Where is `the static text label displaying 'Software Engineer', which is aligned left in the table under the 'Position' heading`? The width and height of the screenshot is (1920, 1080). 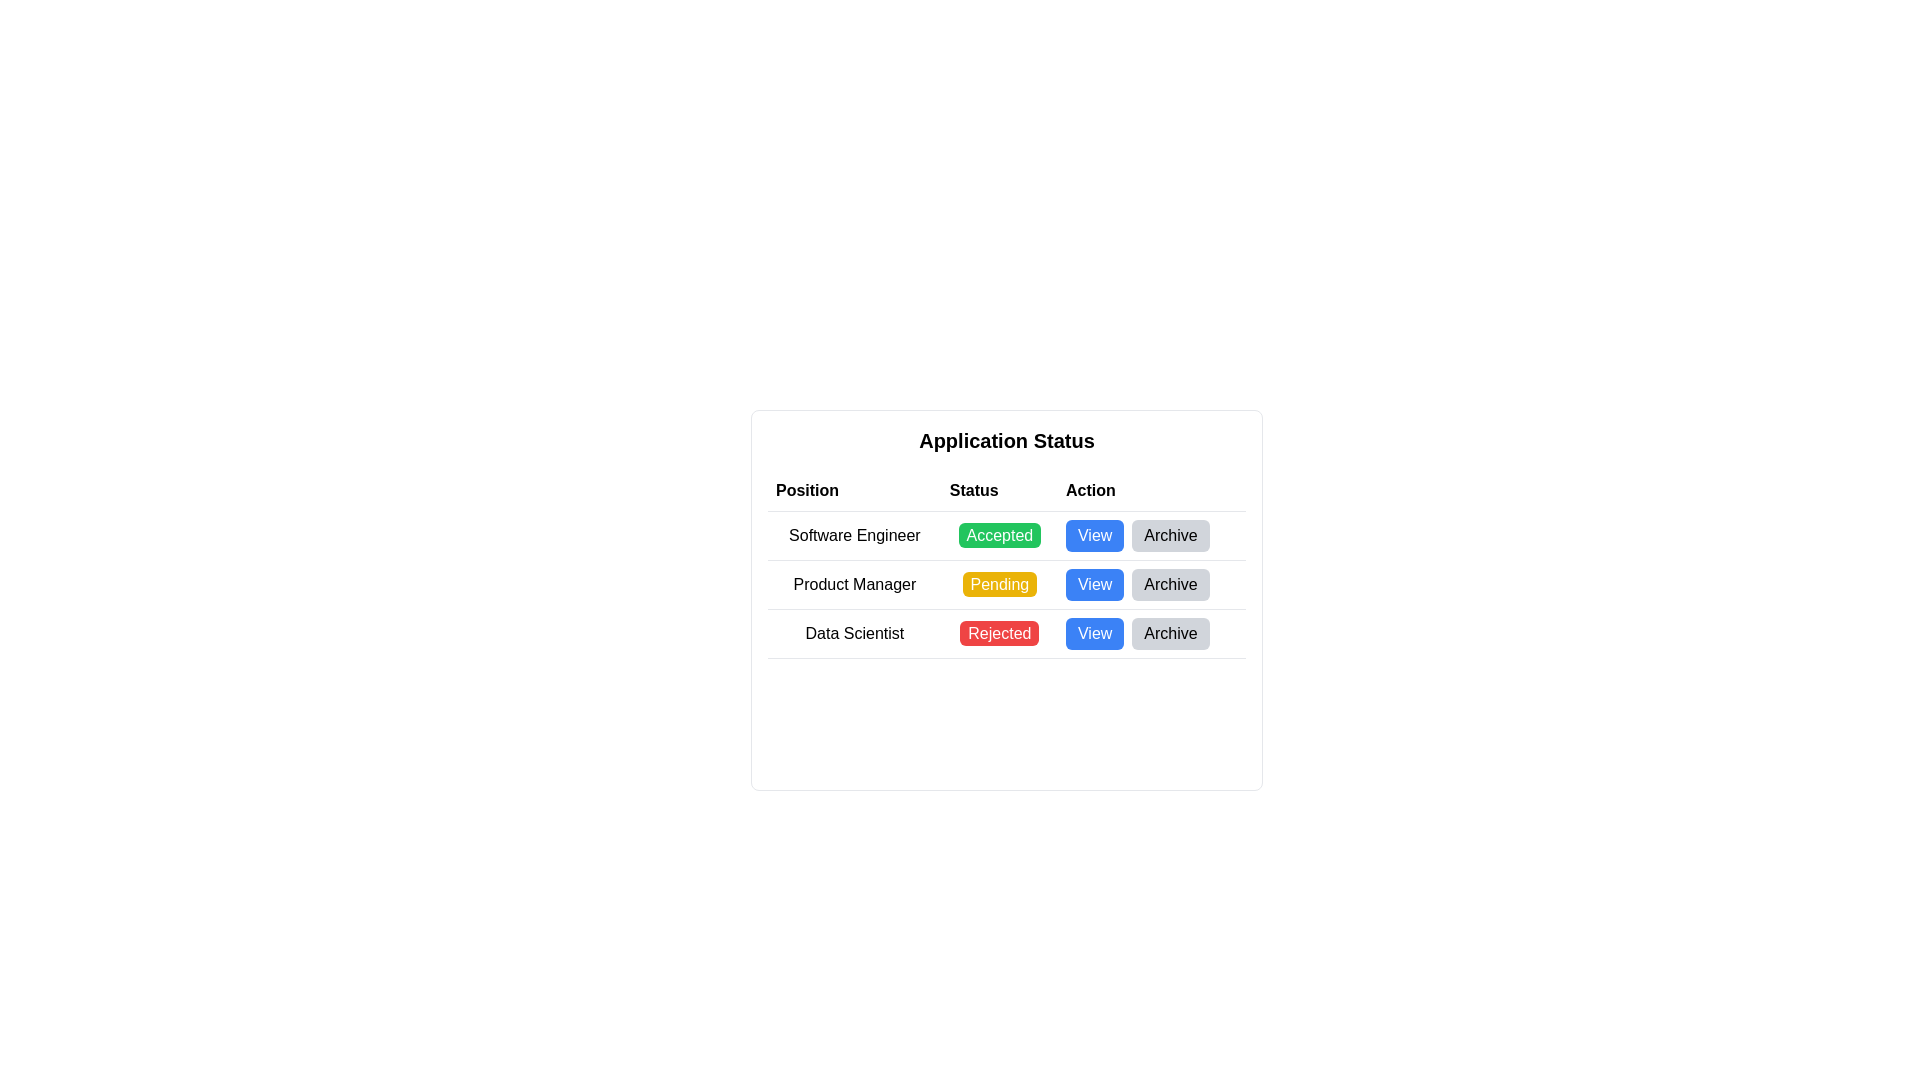
the static text label displaying 'Software Engineer', which is aligned left in the table under the 'Position' heading is located at coordinates (854, 535).